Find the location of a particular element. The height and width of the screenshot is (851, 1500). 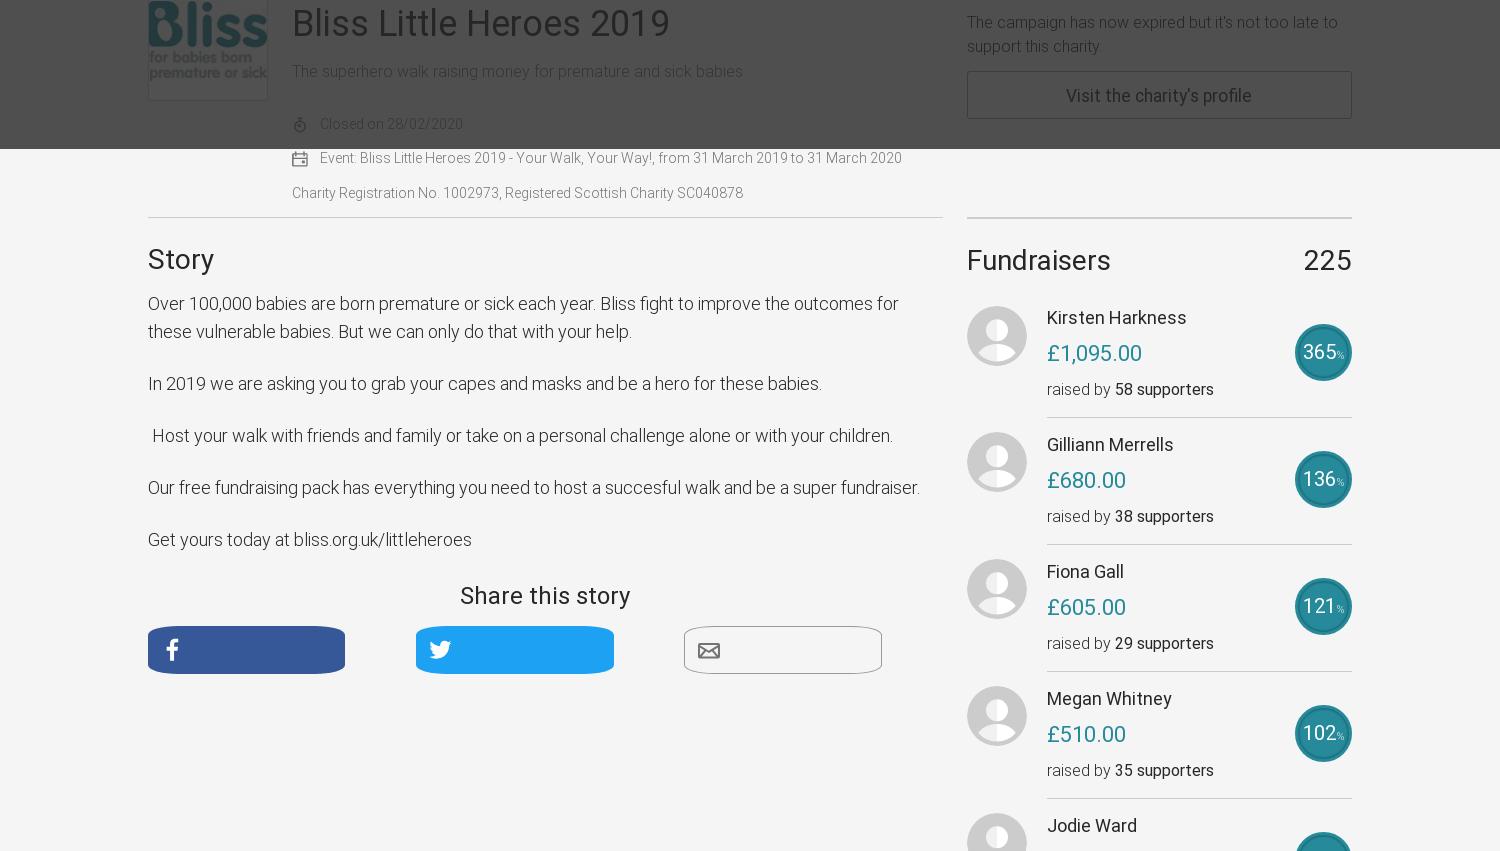

'Story' is located at coordinates (181, 258).